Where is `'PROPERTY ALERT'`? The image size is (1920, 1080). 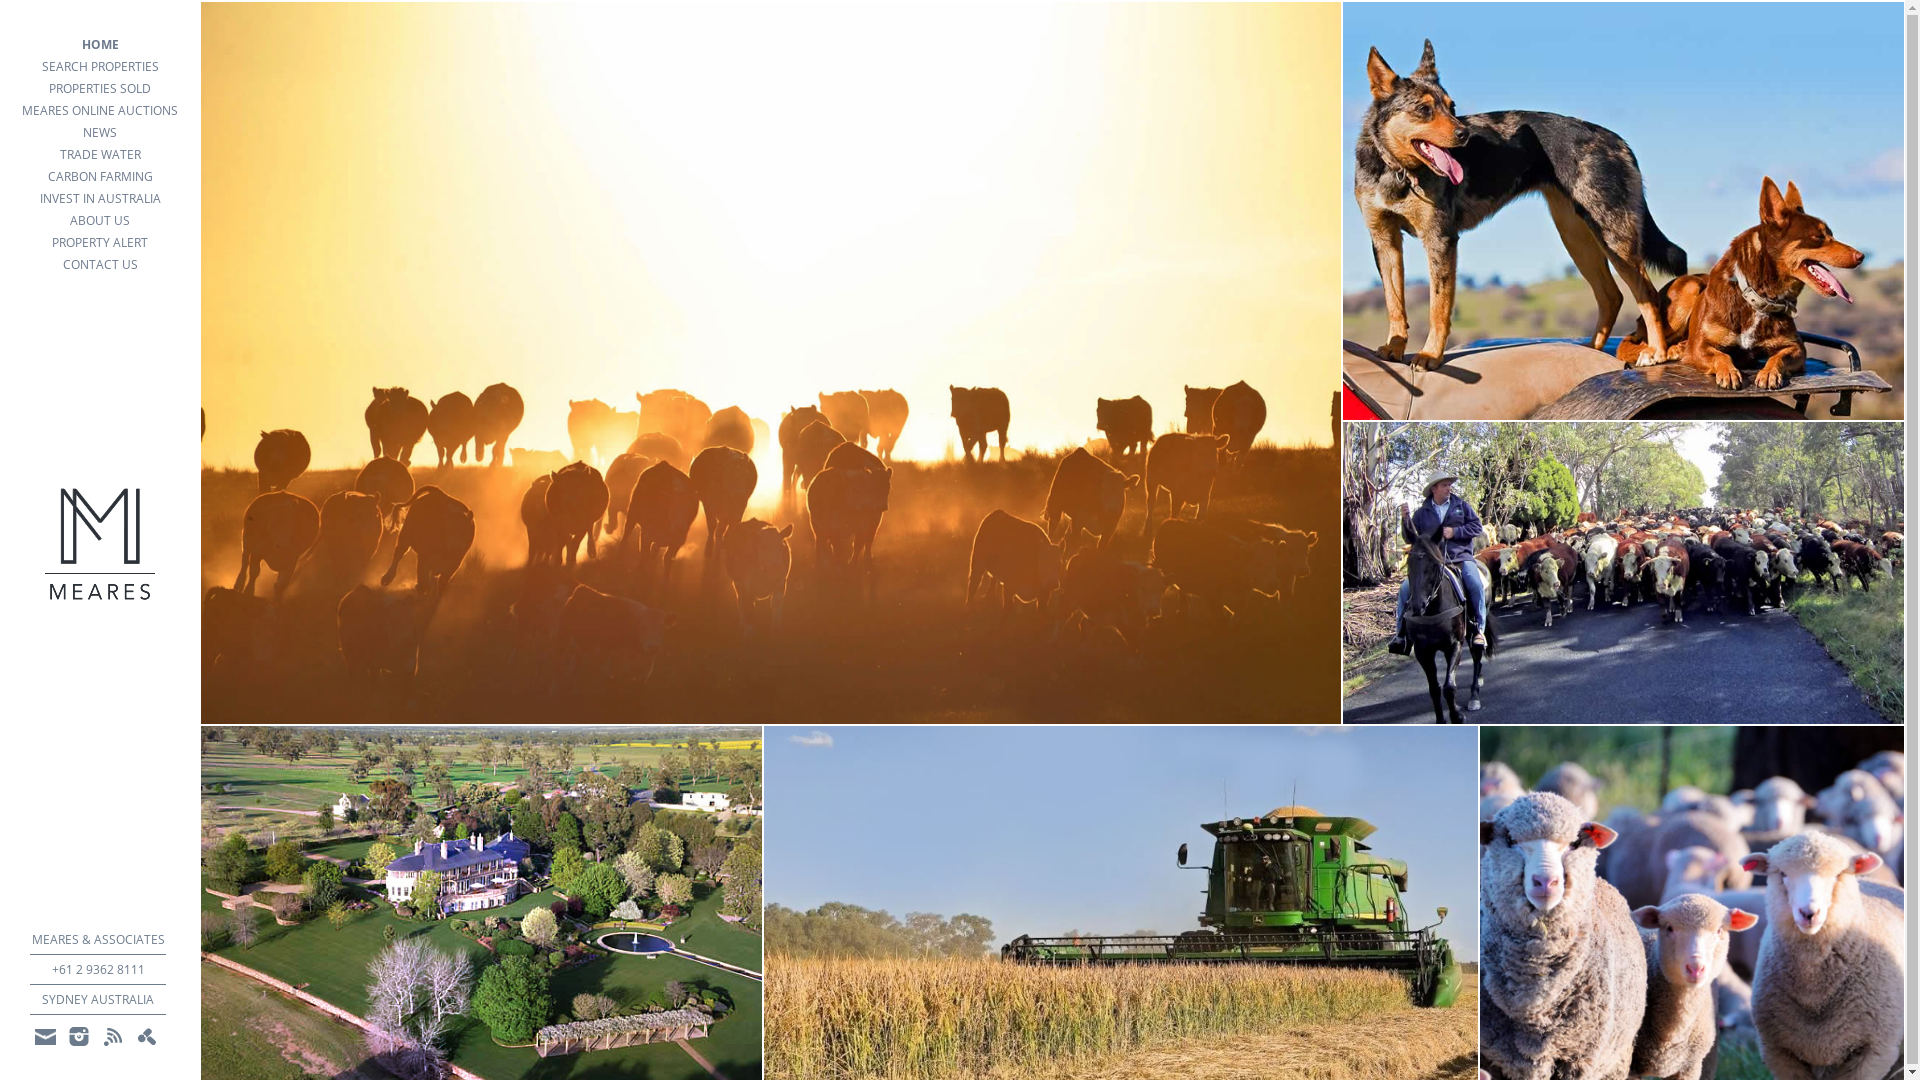 'PROPERTY ALERT' is located at coordinates (99, 242).